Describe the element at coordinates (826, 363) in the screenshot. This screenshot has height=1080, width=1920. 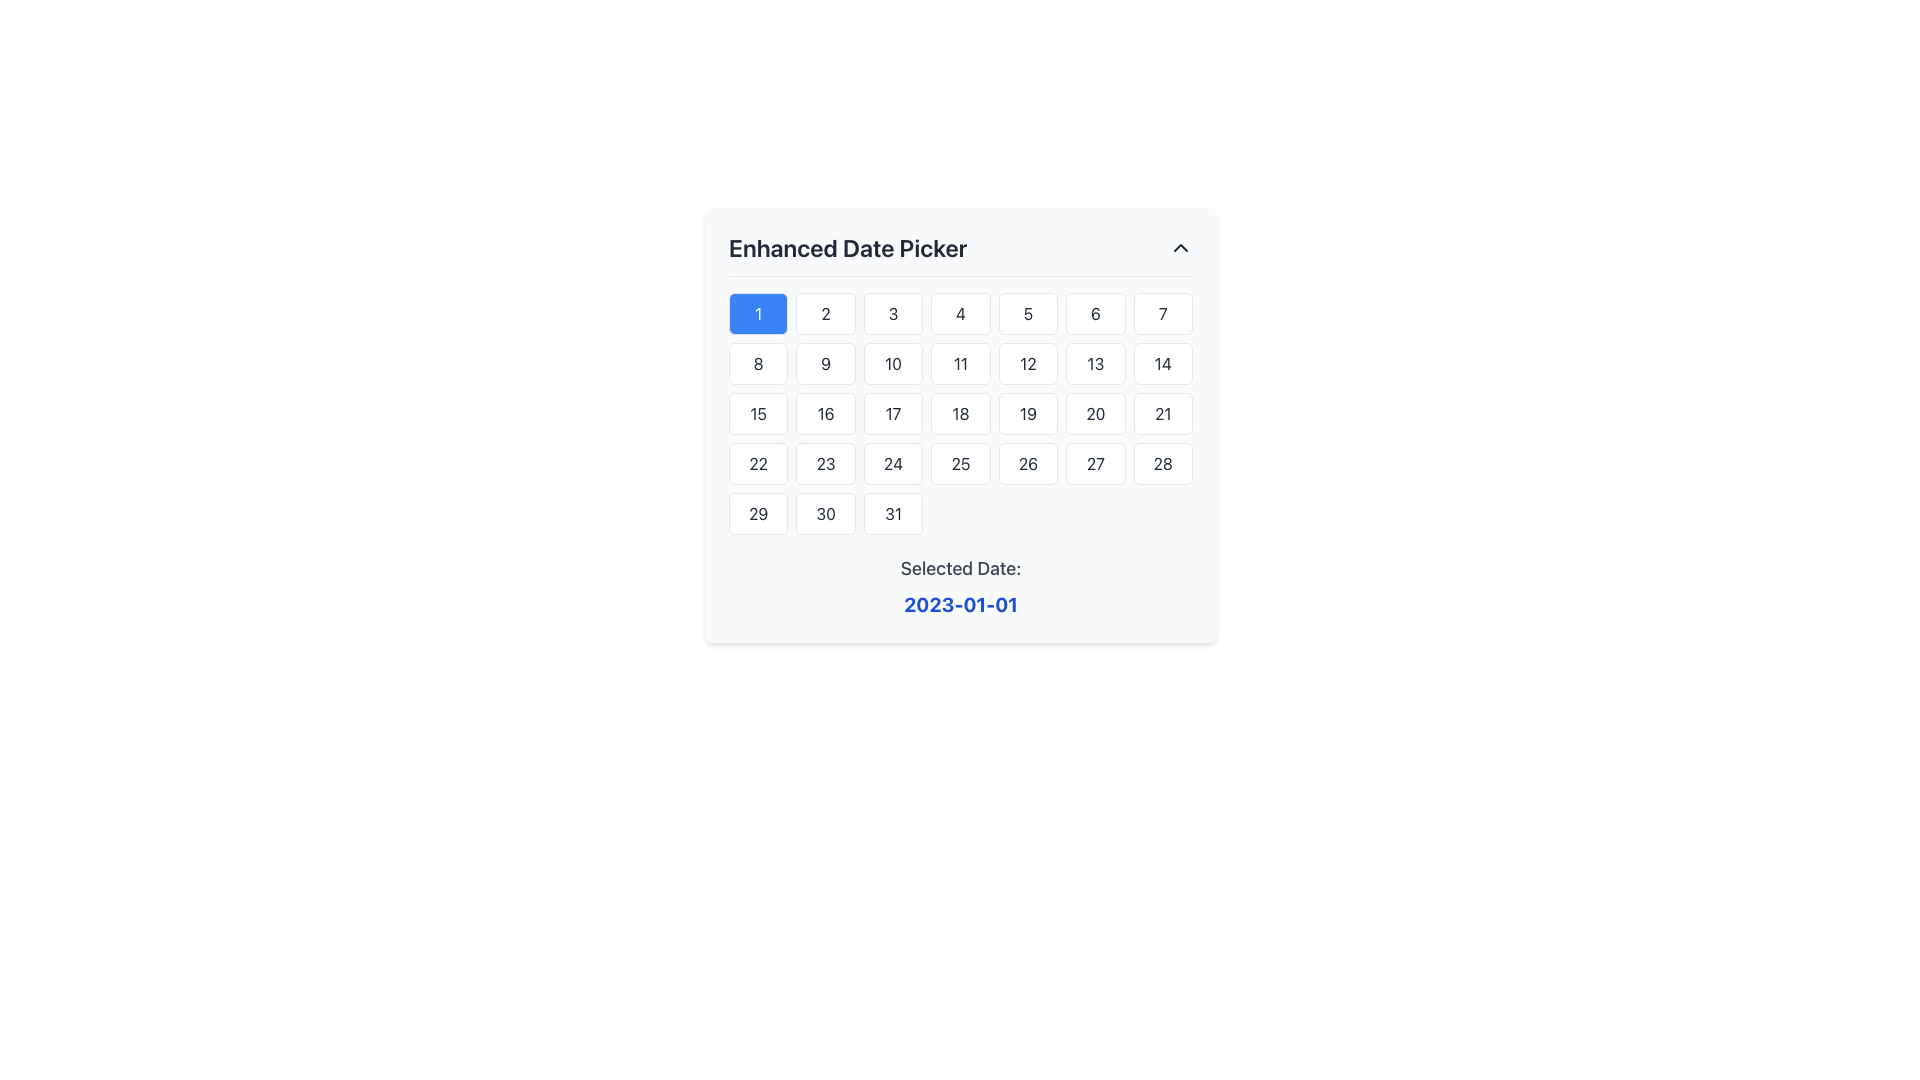
I see `the button displaying the number '9', which is located in the second row and second column of the grid layout in the Enhanced Date Picker` at that location.